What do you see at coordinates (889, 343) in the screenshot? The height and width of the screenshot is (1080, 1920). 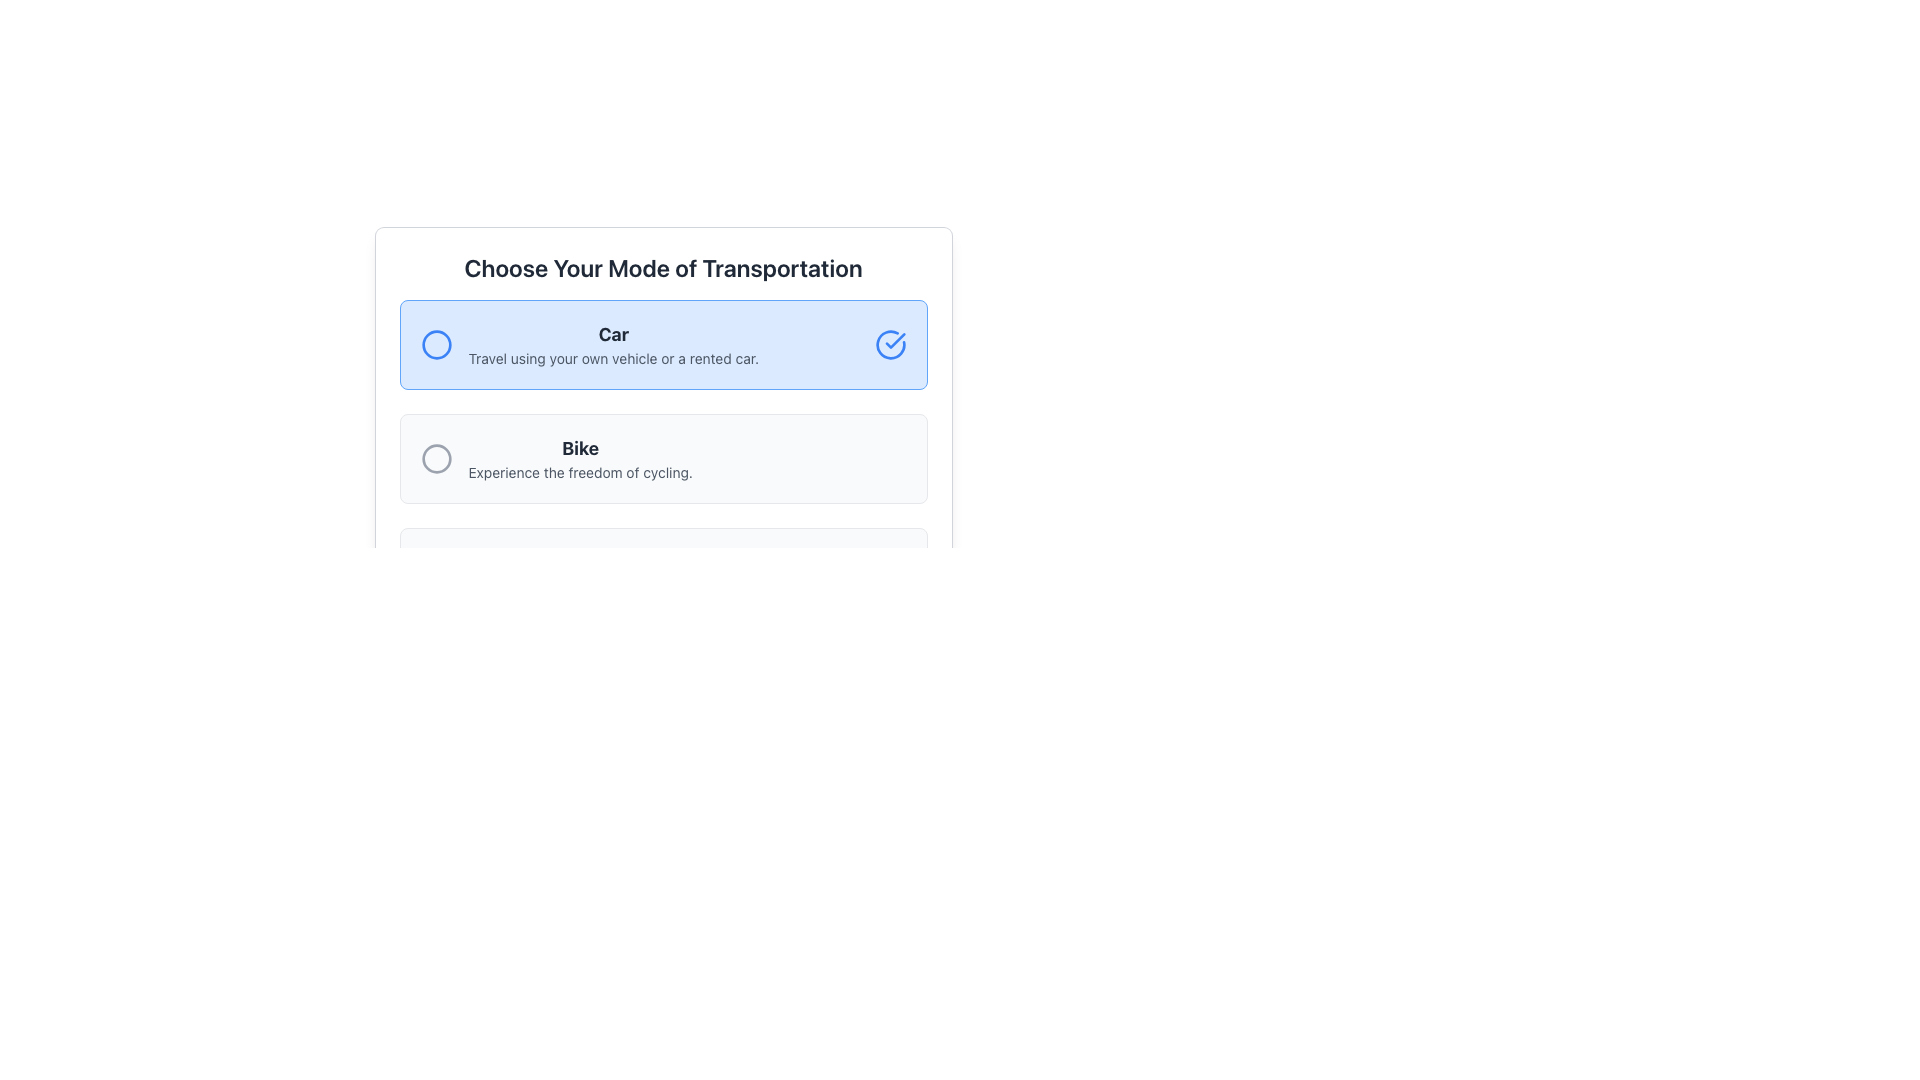 I see `the icon indicating the selection of the 'Car' option located in the top-right corner of the highlighted rectangular area` at bounding box center [889, 343].